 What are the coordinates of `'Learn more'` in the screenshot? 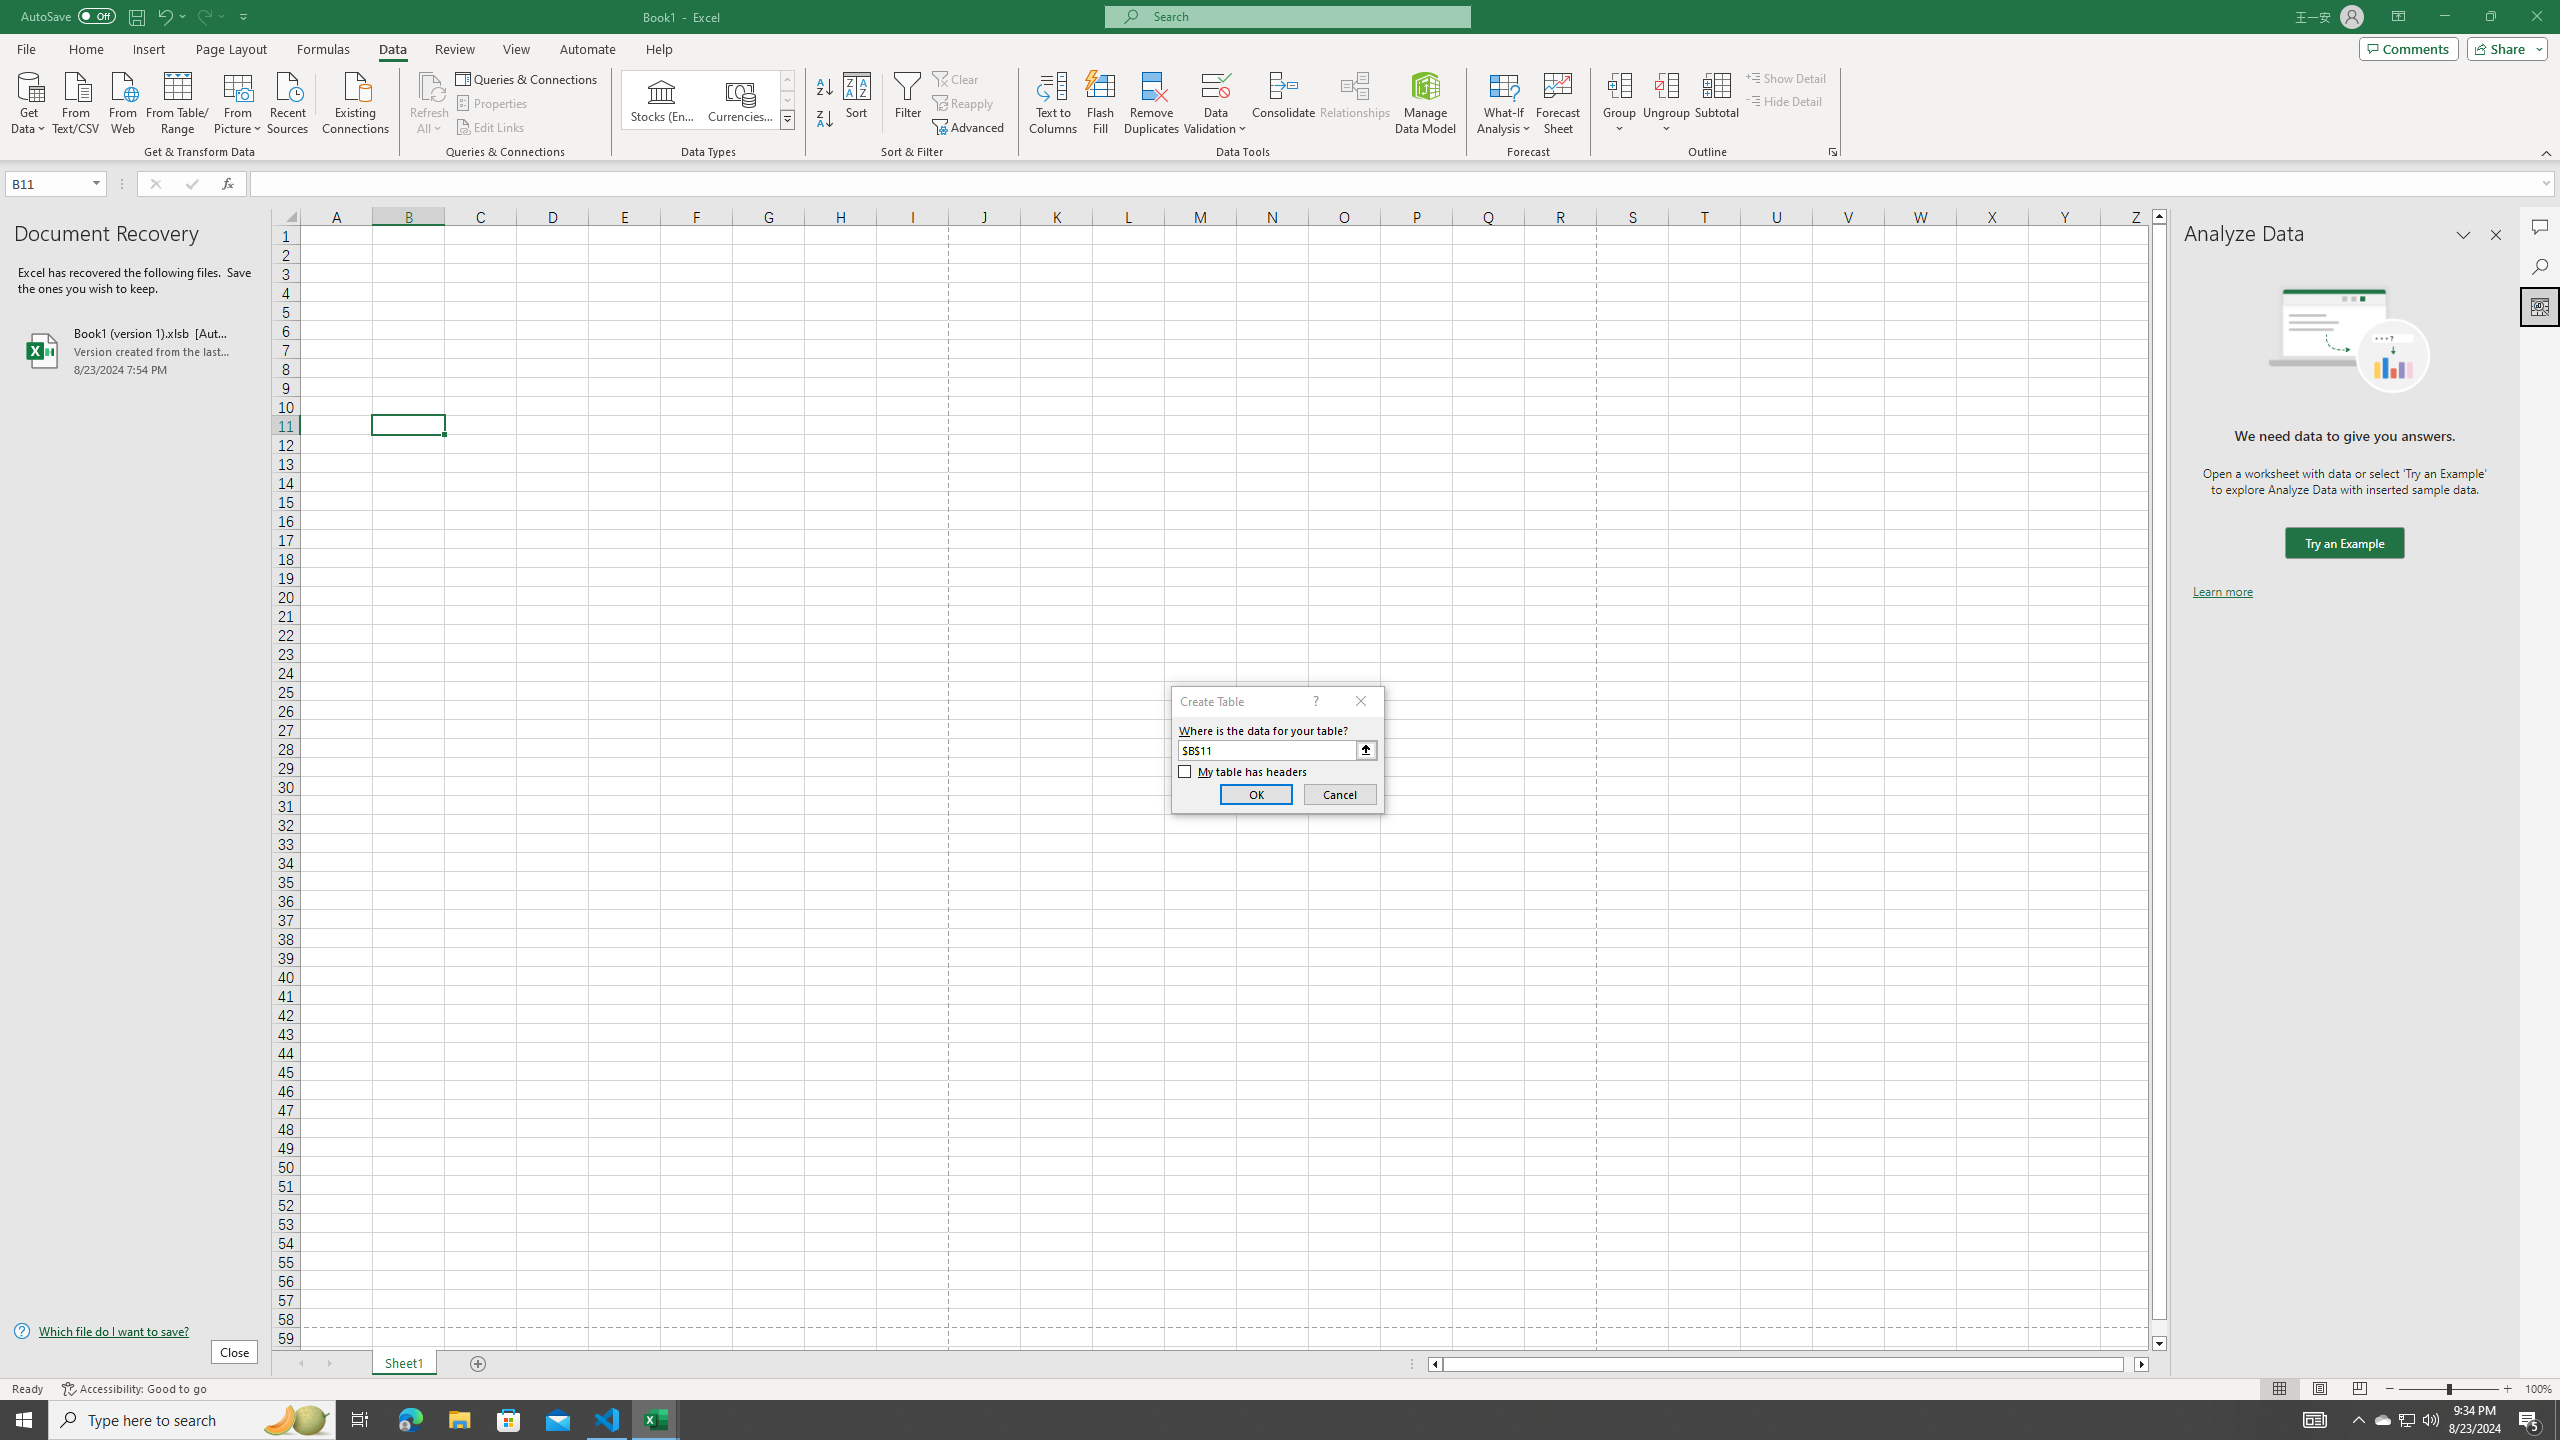 It's located at (2222, 590).